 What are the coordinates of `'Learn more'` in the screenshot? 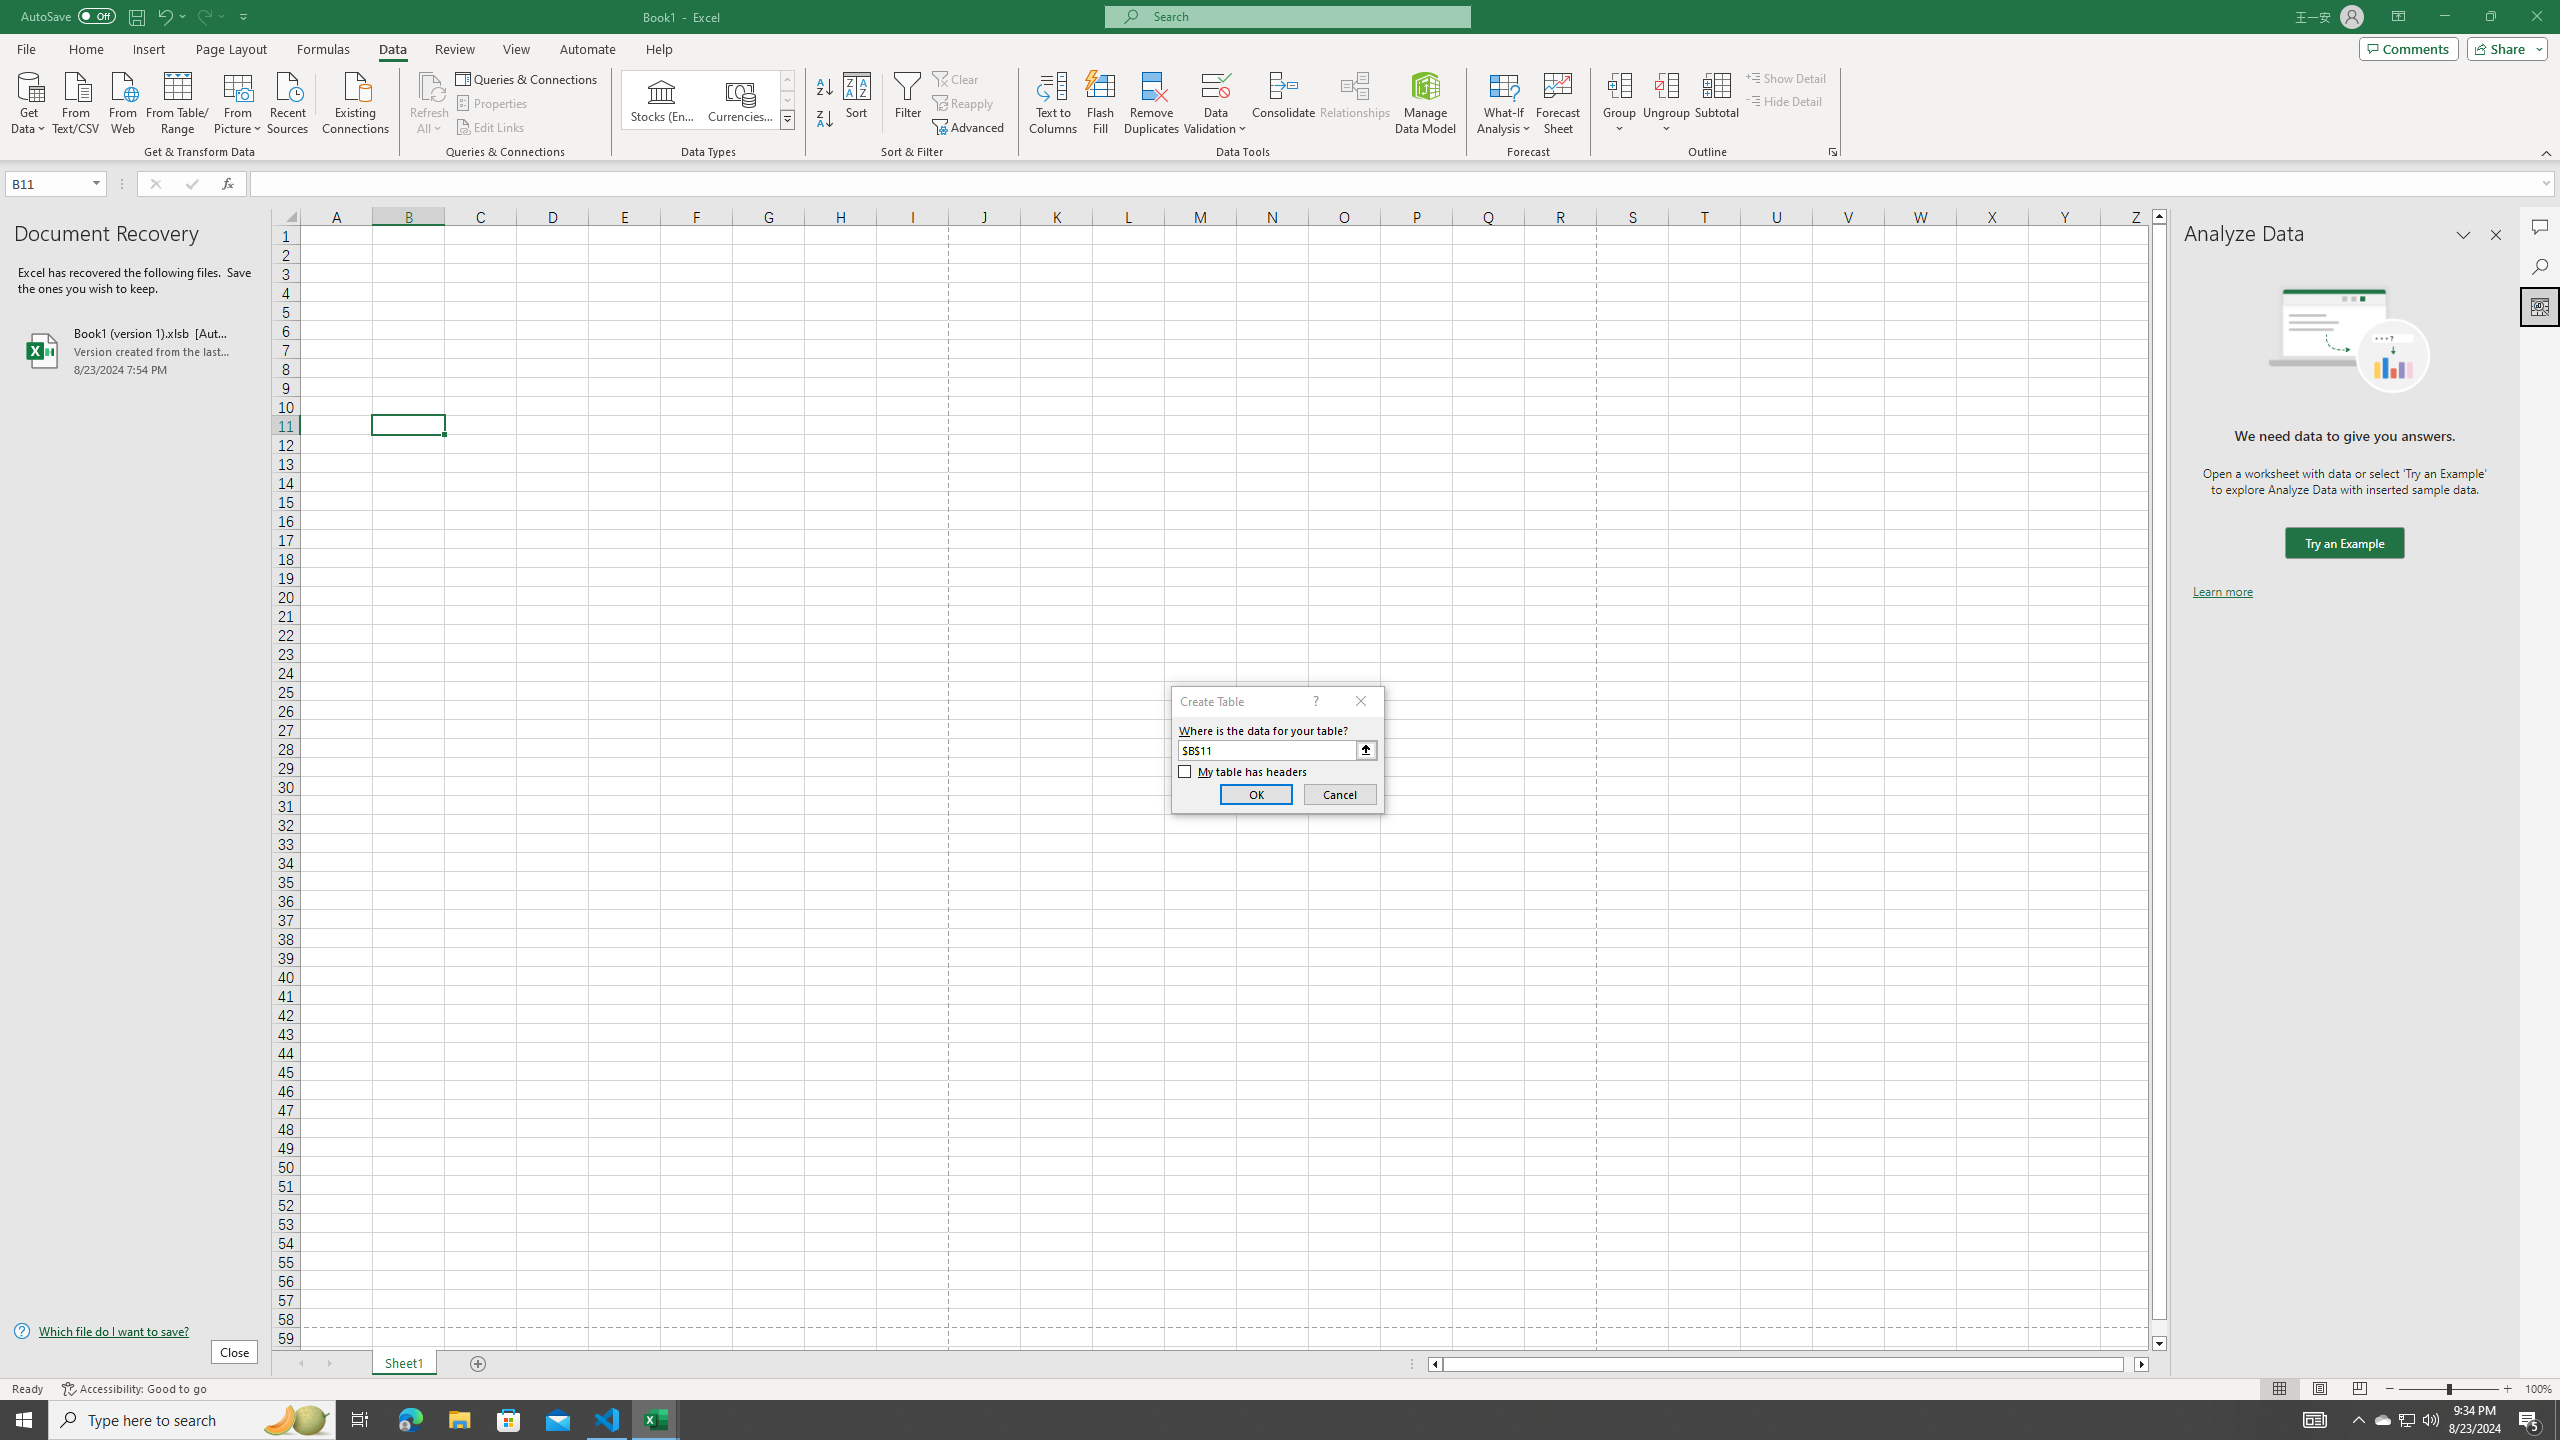 It's located at (2222, 590).